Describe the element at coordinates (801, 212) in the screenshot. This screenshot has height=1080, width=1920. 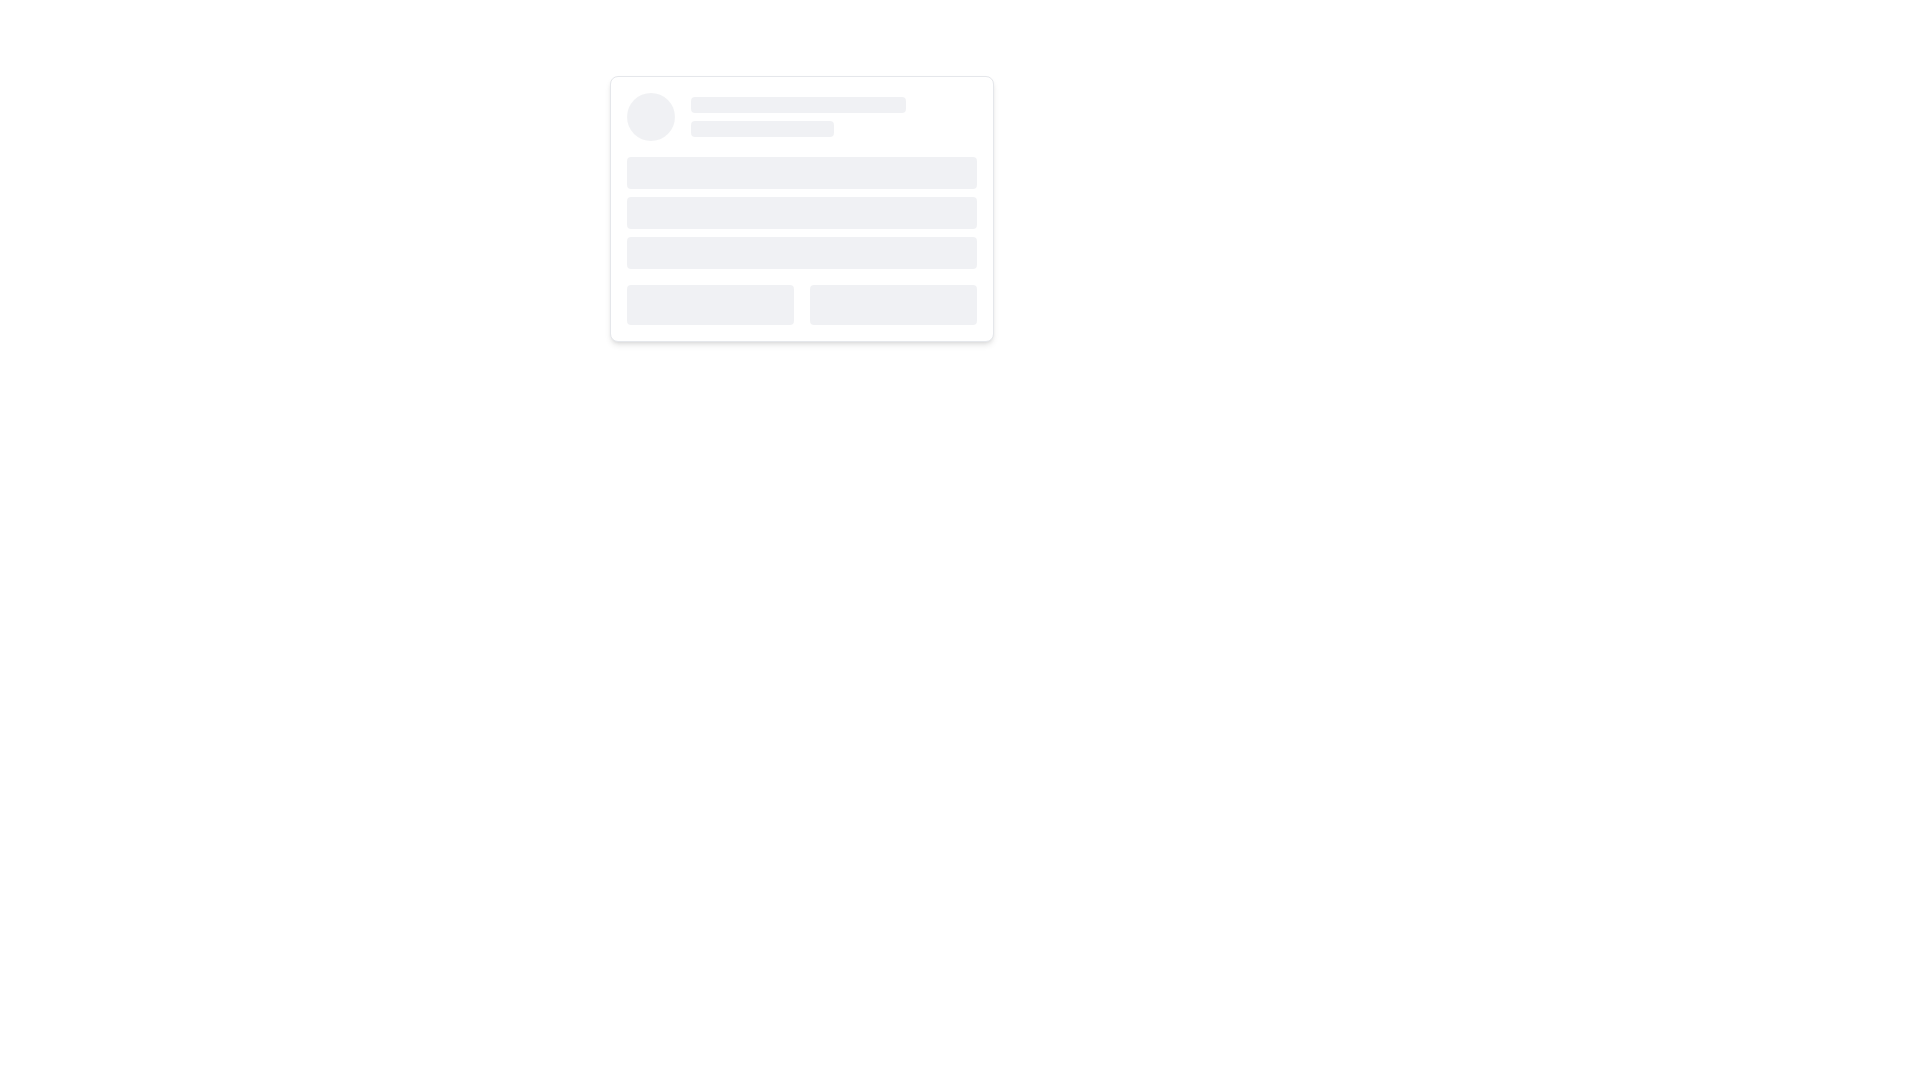
I see `the second animated loading placeholder, which is a horizontally elongated rectangular element with rounded corners and a light gray color, positioned in the middle of a vertically aligned group of three placeholders` at that location.